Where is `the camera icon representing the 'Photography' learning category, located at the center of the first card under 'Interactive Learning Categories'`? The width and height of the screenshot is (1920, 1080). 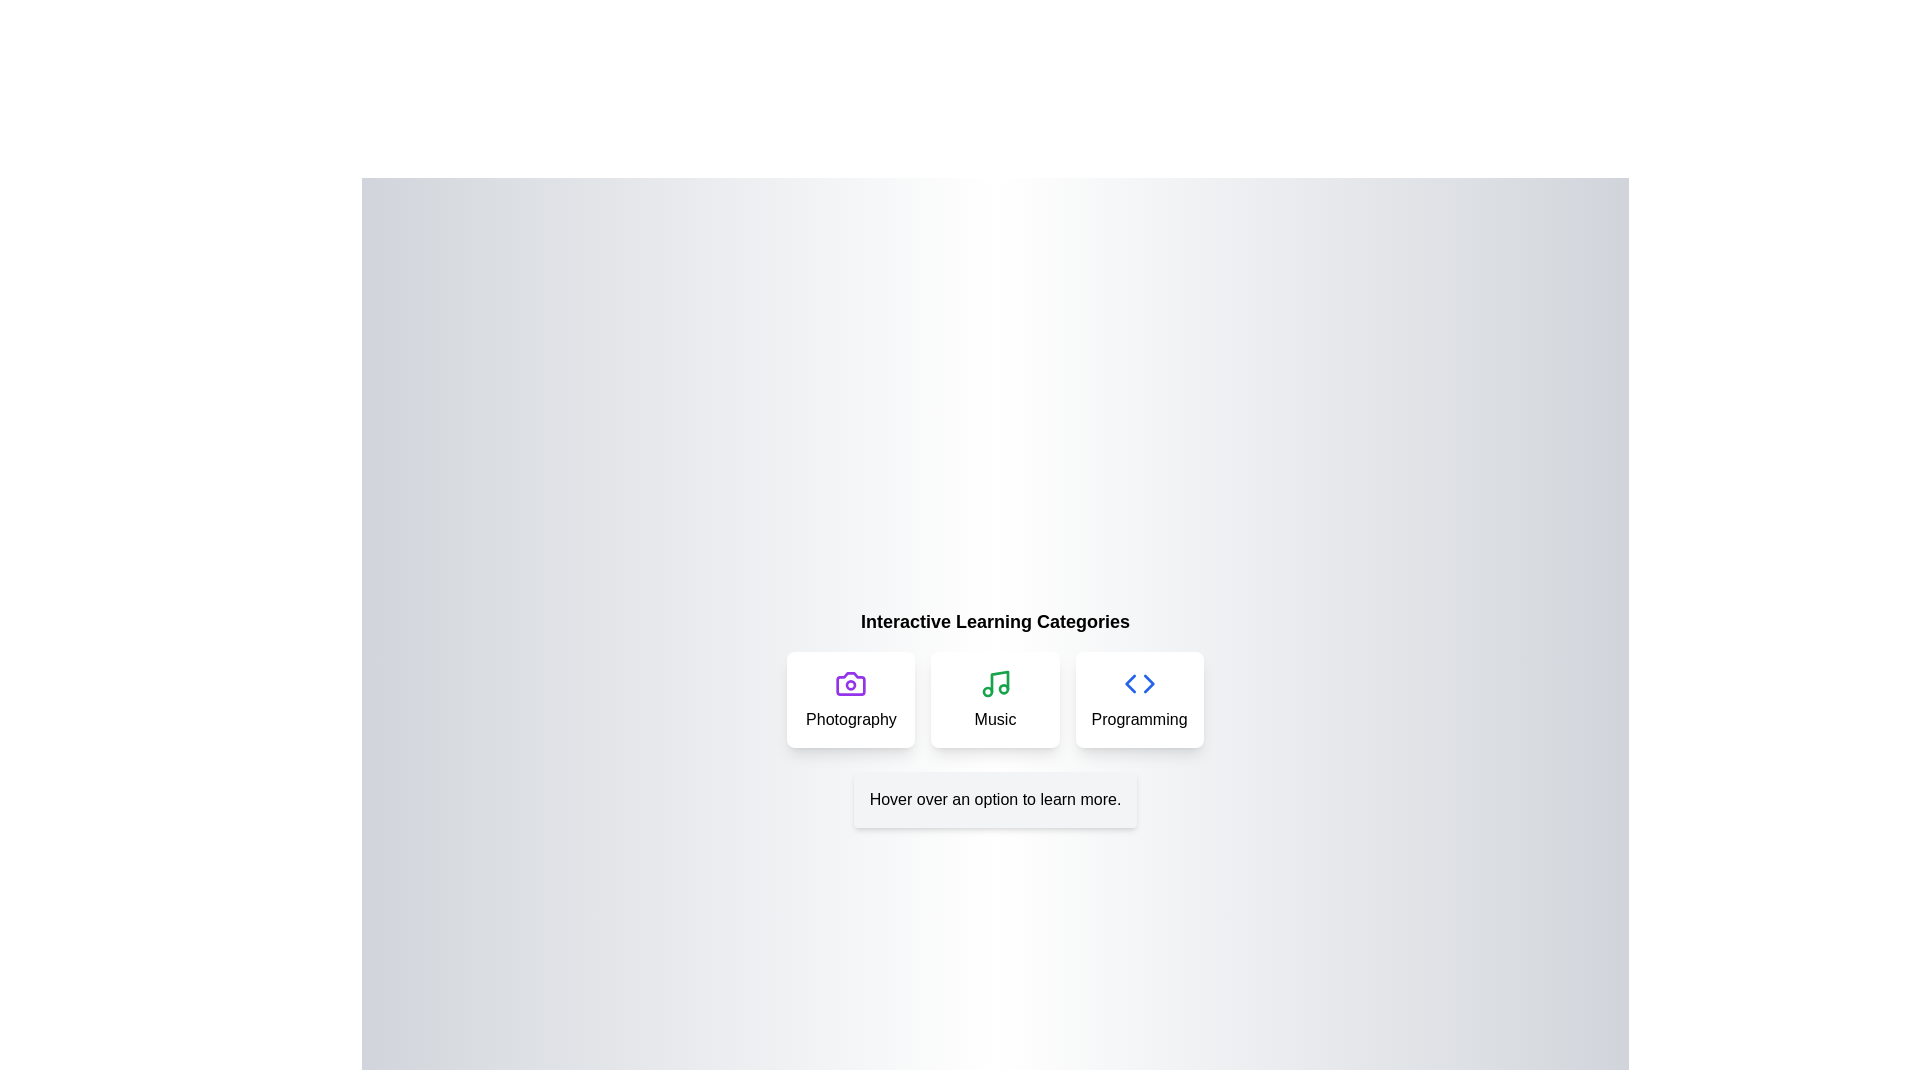 the camera icon representing the 'Photography' learning category, located at the center of the first card under 'Interactive Learning Categories' is located at coordinates (851, 682).